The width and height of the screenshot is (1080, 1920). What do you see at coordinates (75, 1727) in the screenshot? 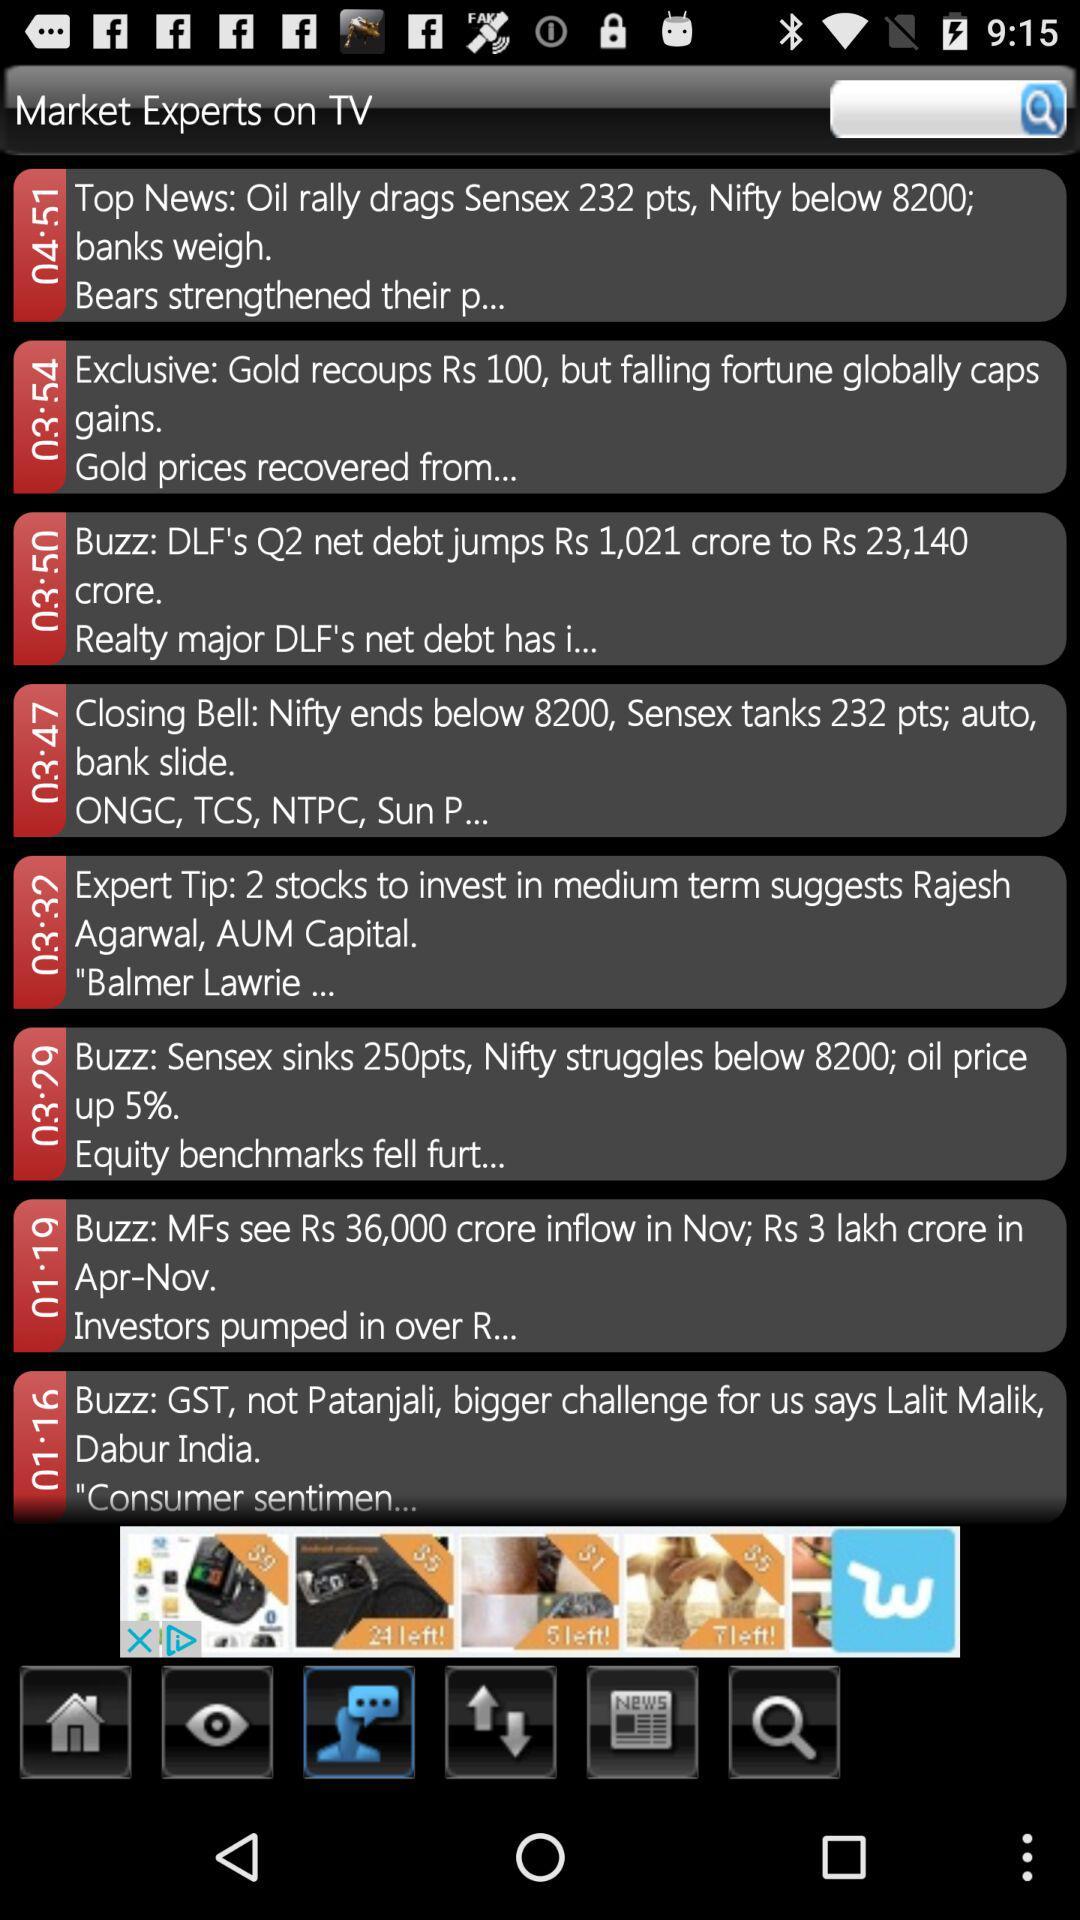
I see `home button` at bounding box center [75, 1727].